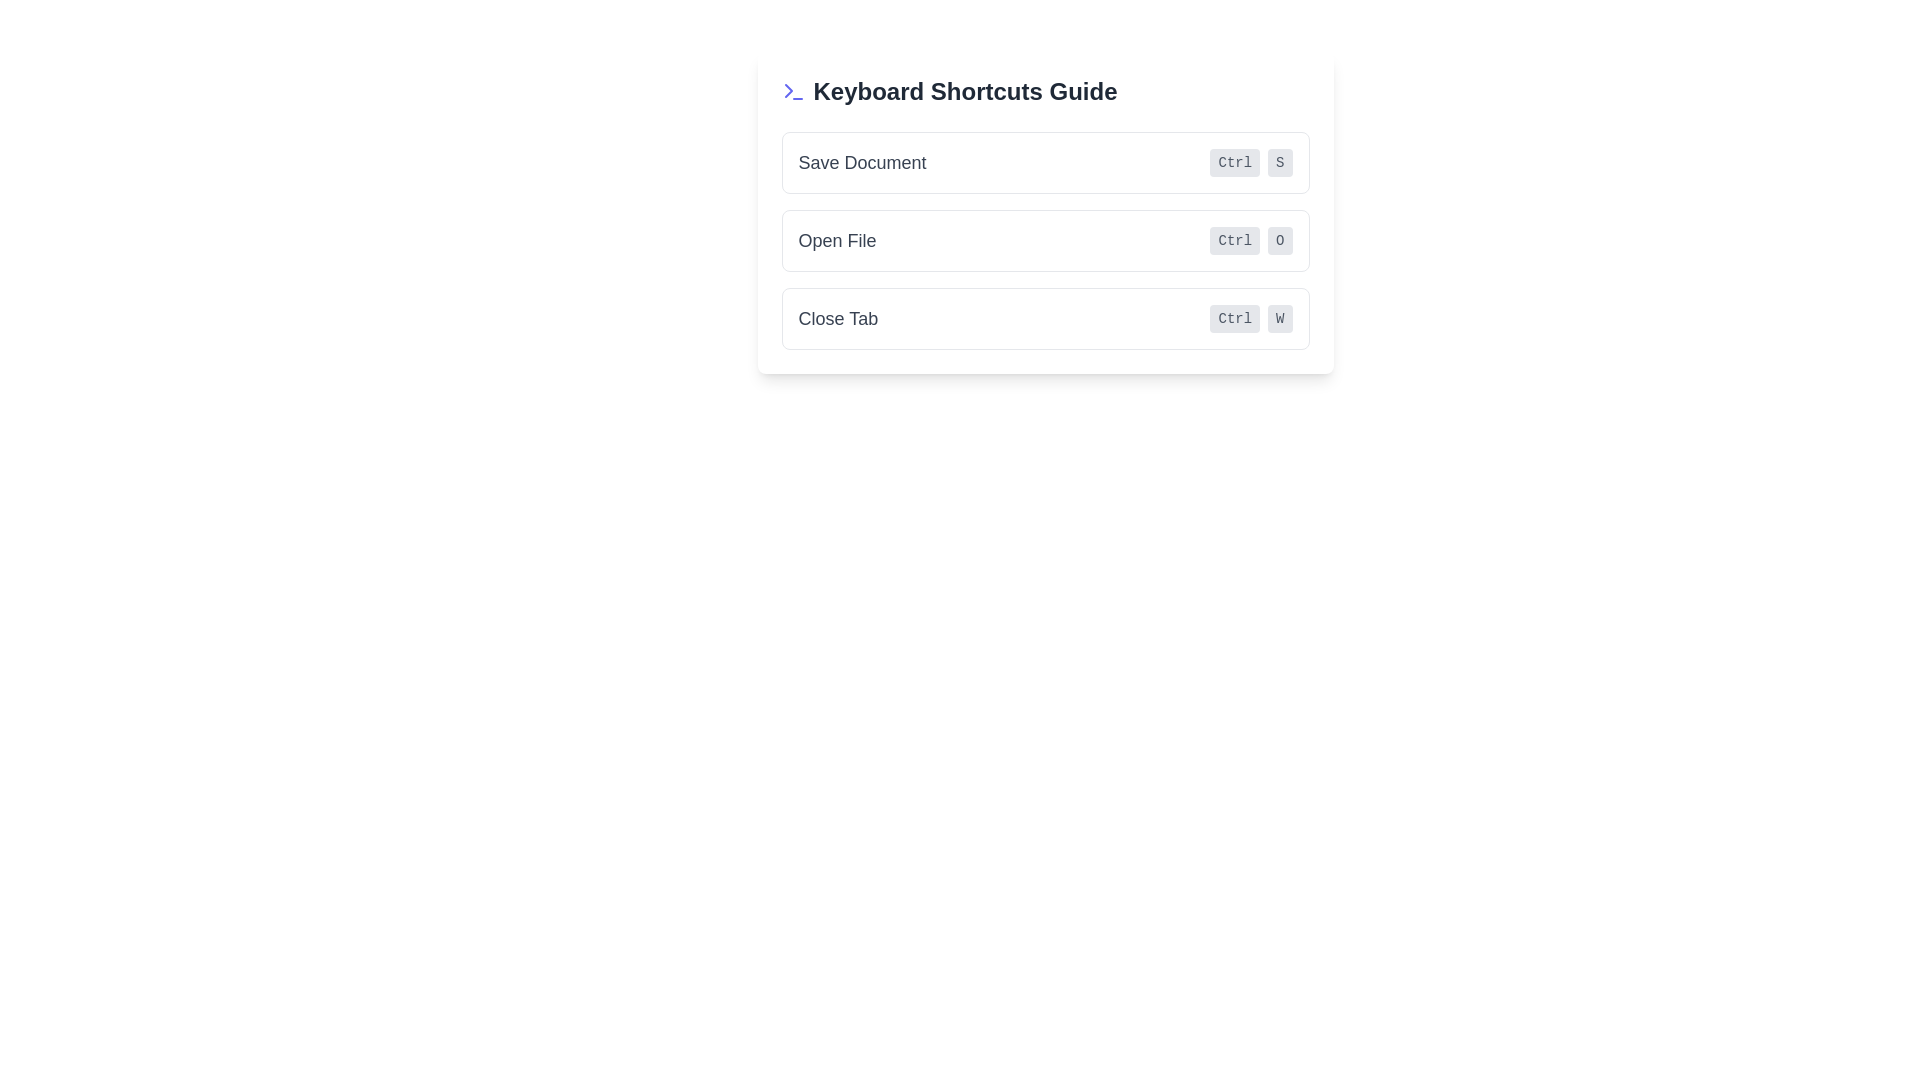 The height and width of the screenshot is (1080, 1920). I want to click on the informational button for closing a tab, which is the third element in the 'Keyboard Shortcuts Guide' list, located below 'Save Document' and 'Open File', so click(1044, 318).